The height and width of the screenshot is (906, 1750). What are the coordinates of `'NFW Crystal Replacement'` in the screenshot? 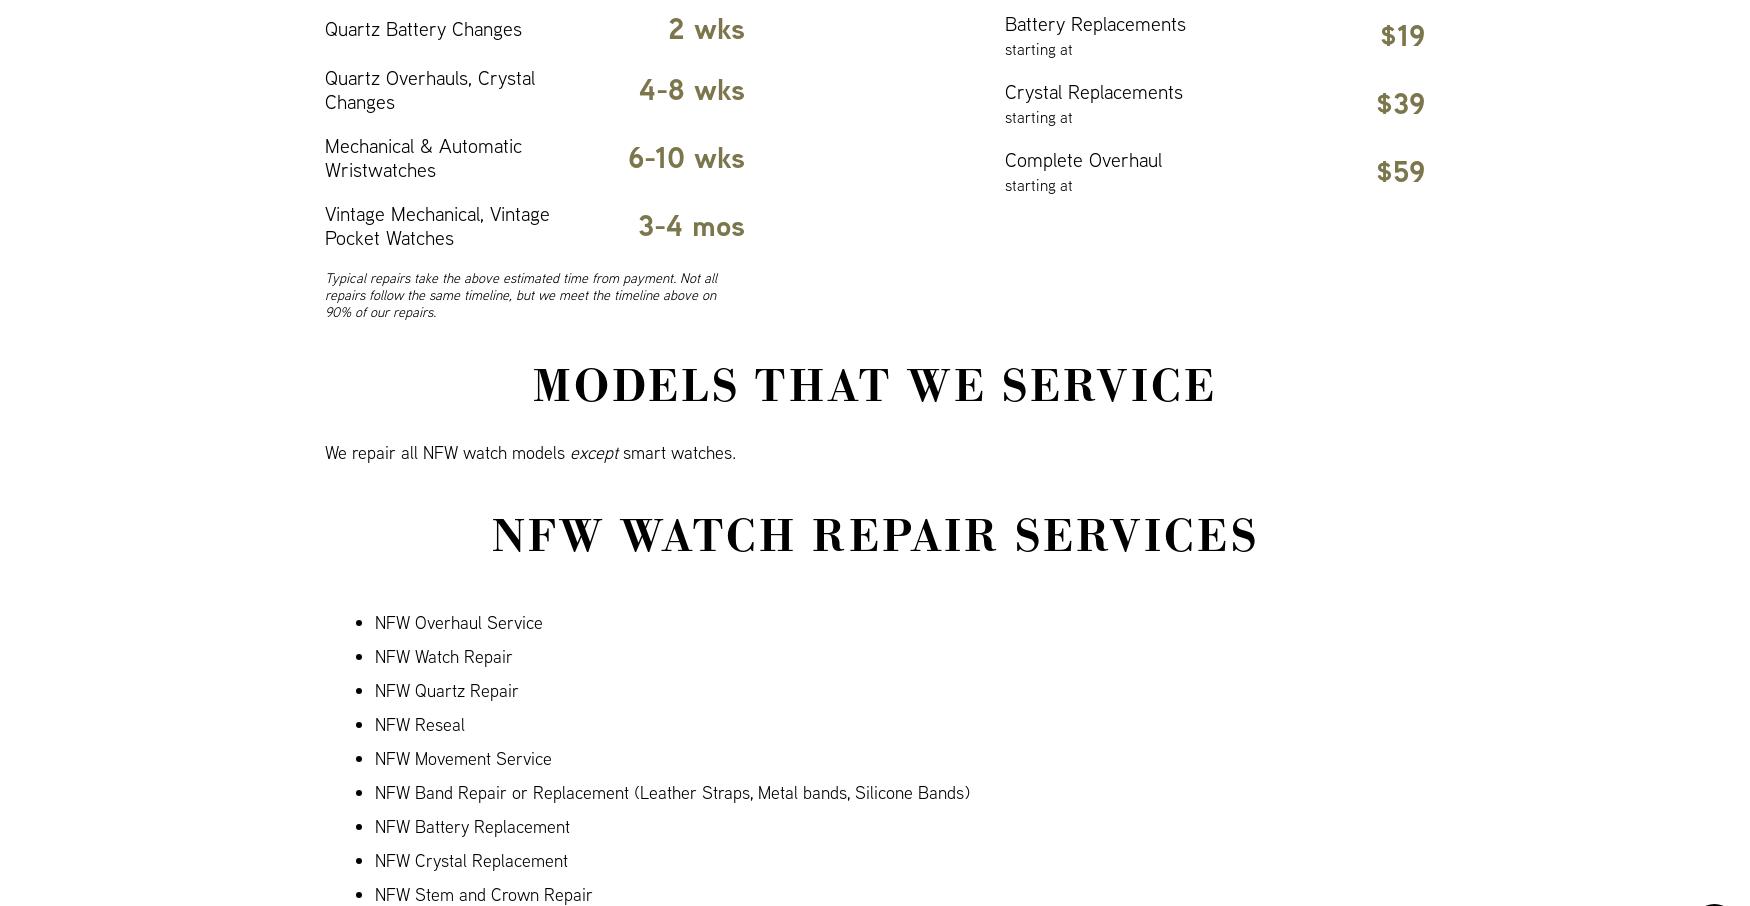 It's located at (471, 859).